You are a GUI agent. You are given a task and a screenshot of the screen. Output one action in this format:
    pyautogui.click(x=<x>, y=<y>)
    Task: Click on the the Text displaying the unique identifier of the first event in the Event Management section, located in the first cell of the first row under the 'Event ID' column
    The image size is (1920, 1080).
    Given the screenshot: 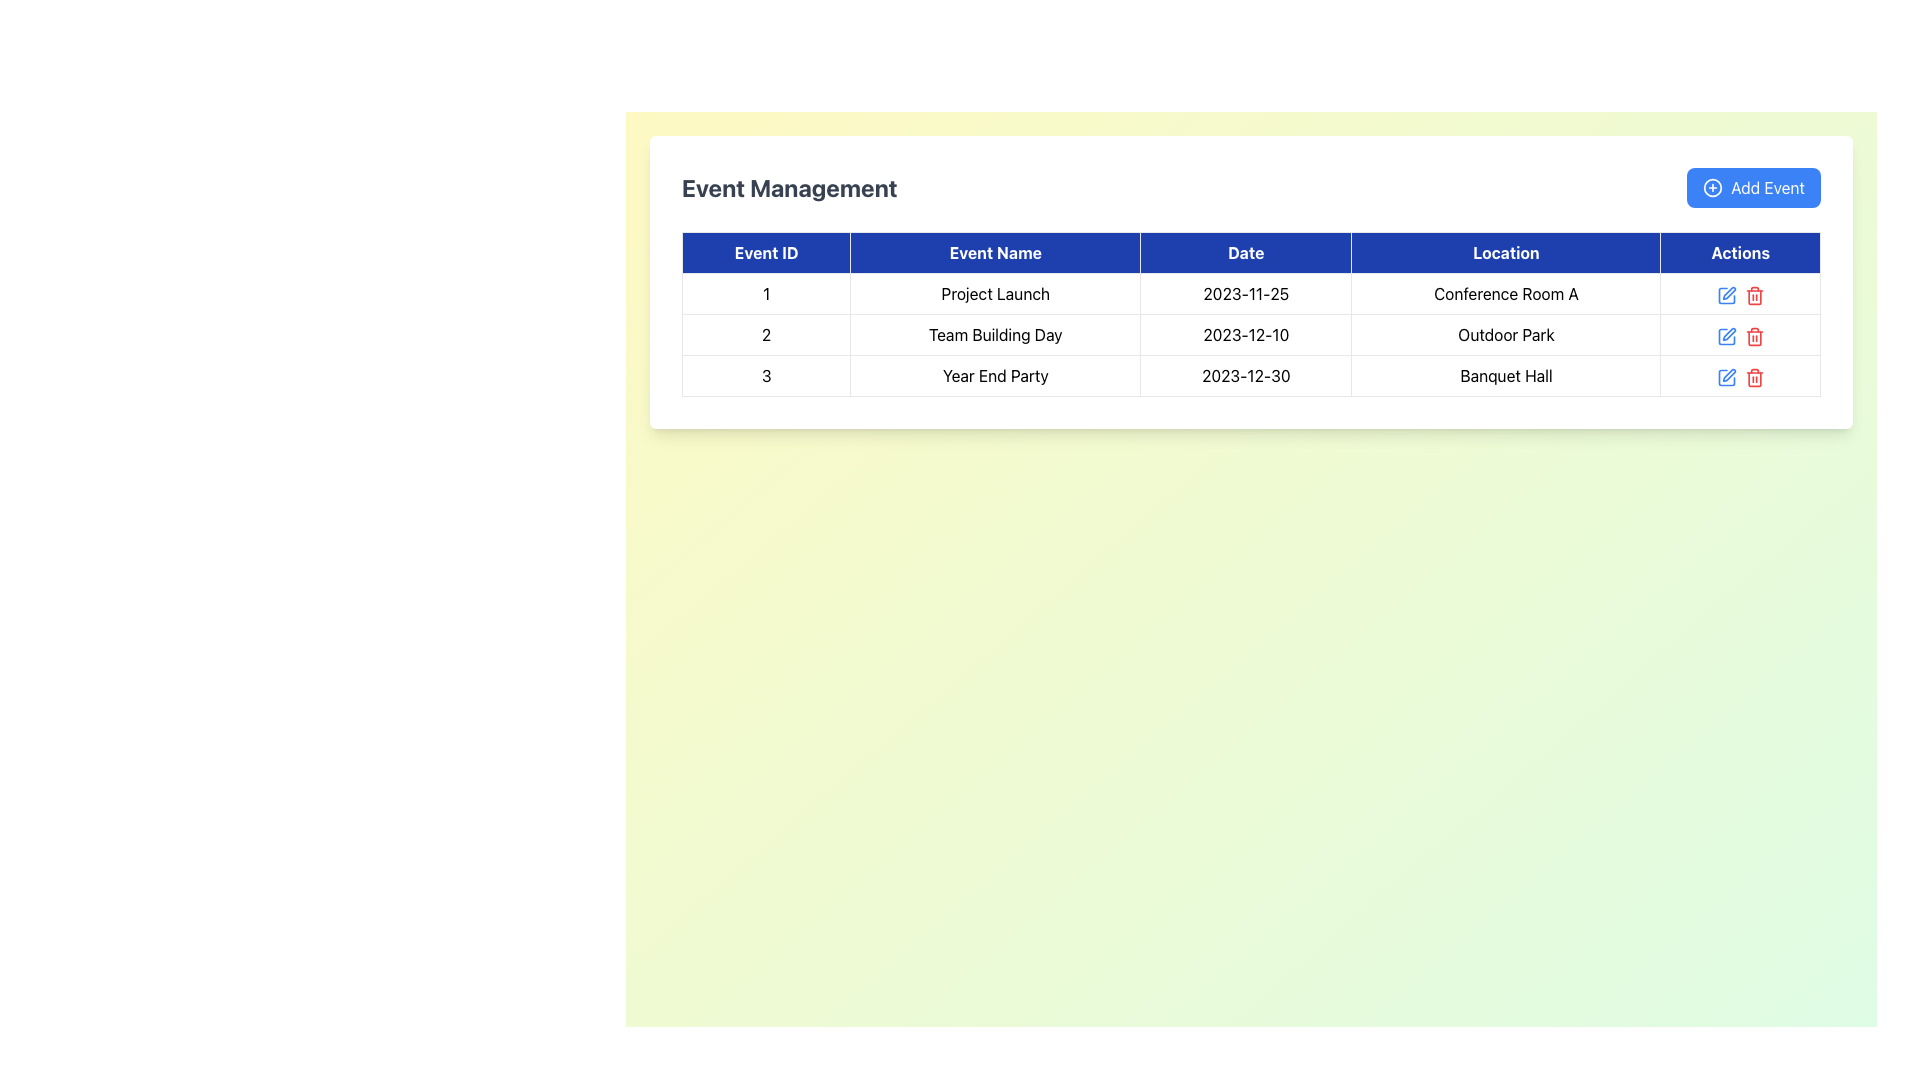 What is the action you would take?
    pyautogui.click(x=765, y=293)
    